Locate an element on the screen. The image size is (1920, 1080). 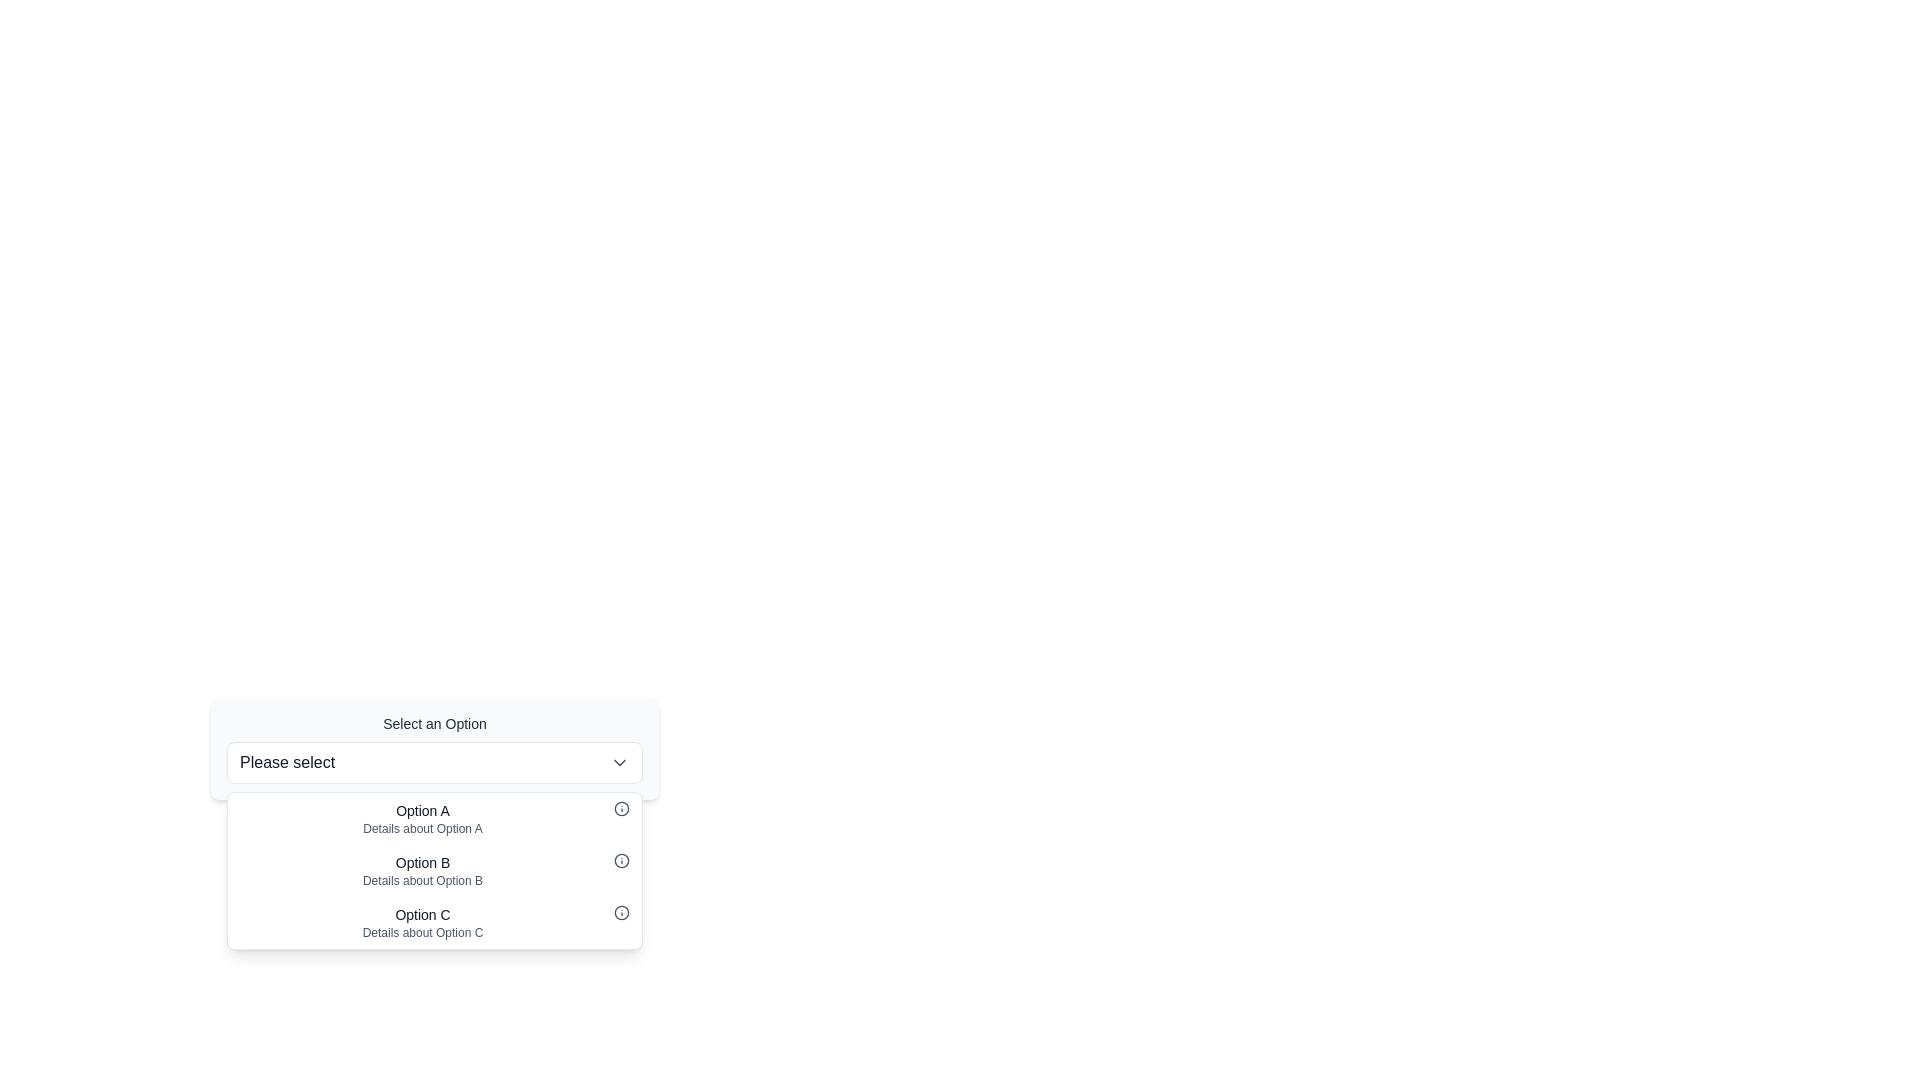
to select 'Option A' from the dropdown list located directly underneath the 'Select an Option' dropdown is located at coordinates (434, 818).